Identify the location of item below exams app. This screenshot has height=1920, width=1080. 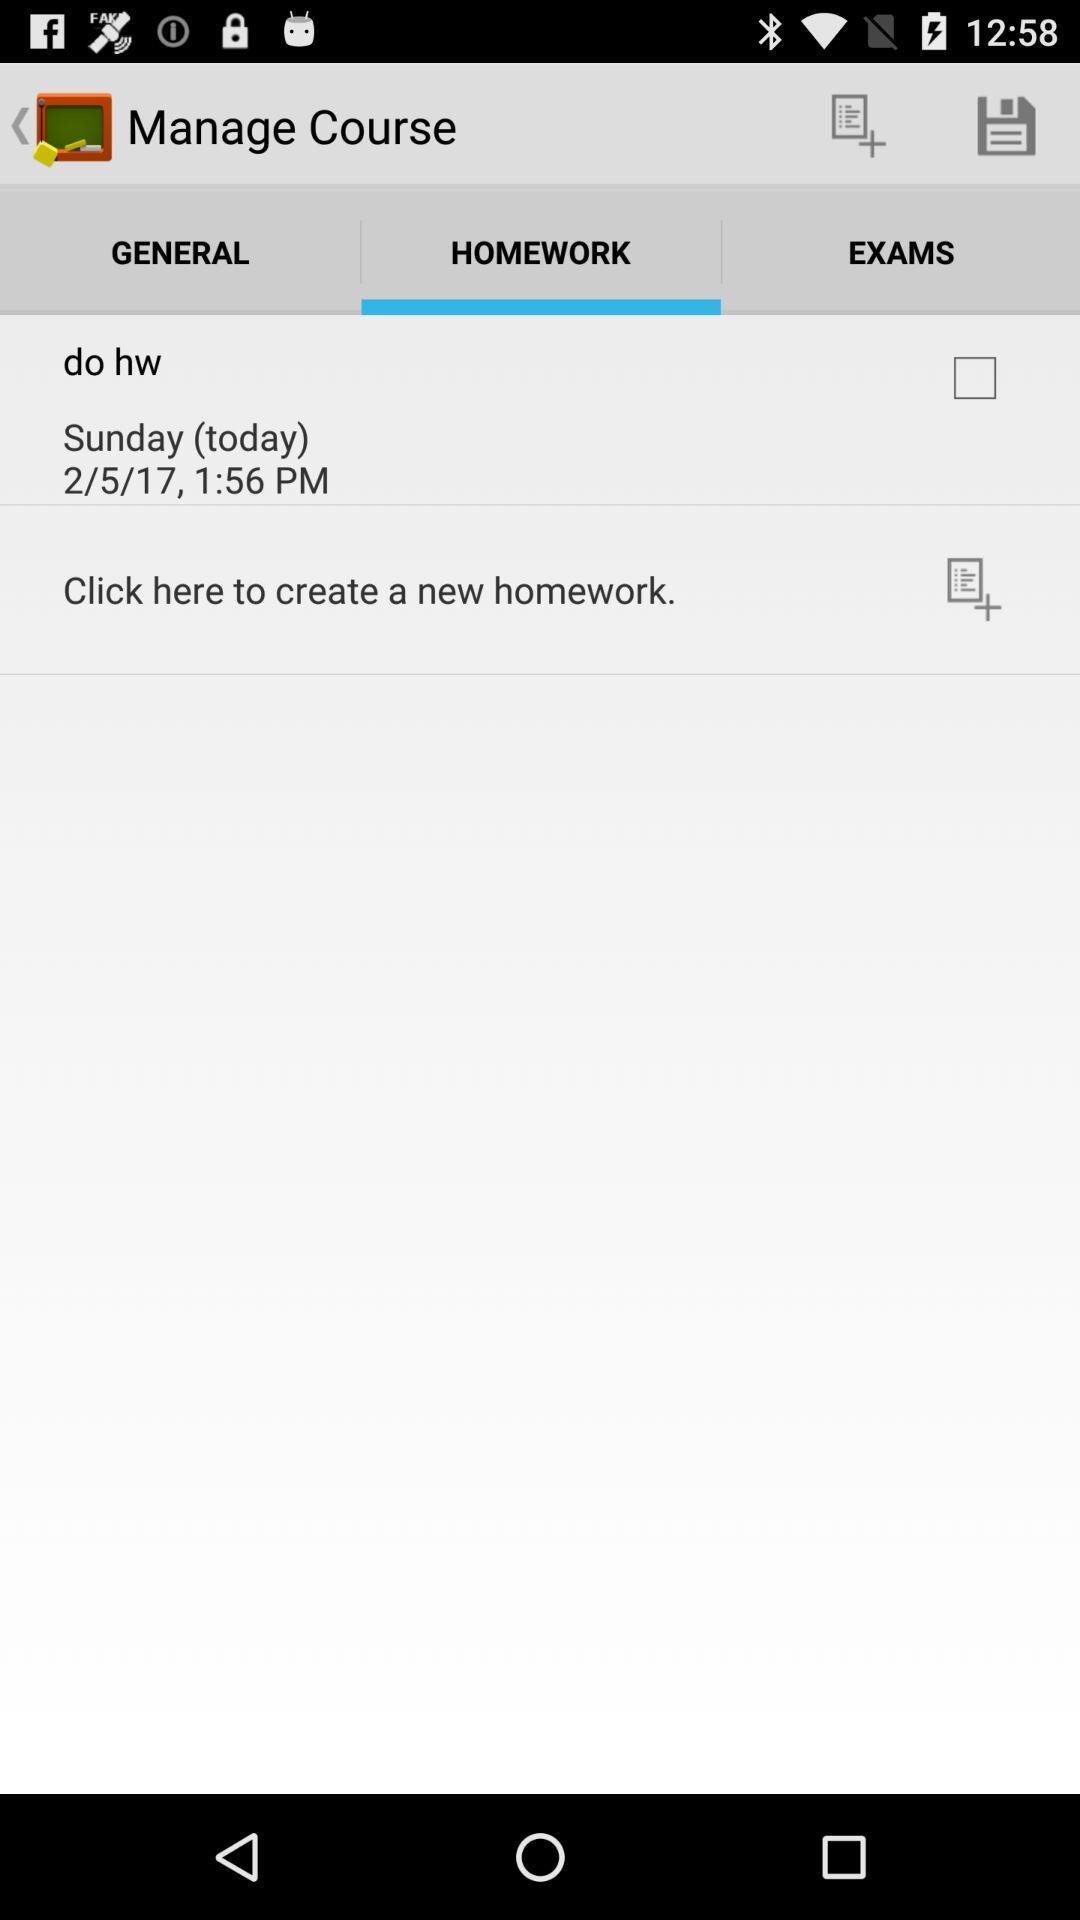
(974, 378).